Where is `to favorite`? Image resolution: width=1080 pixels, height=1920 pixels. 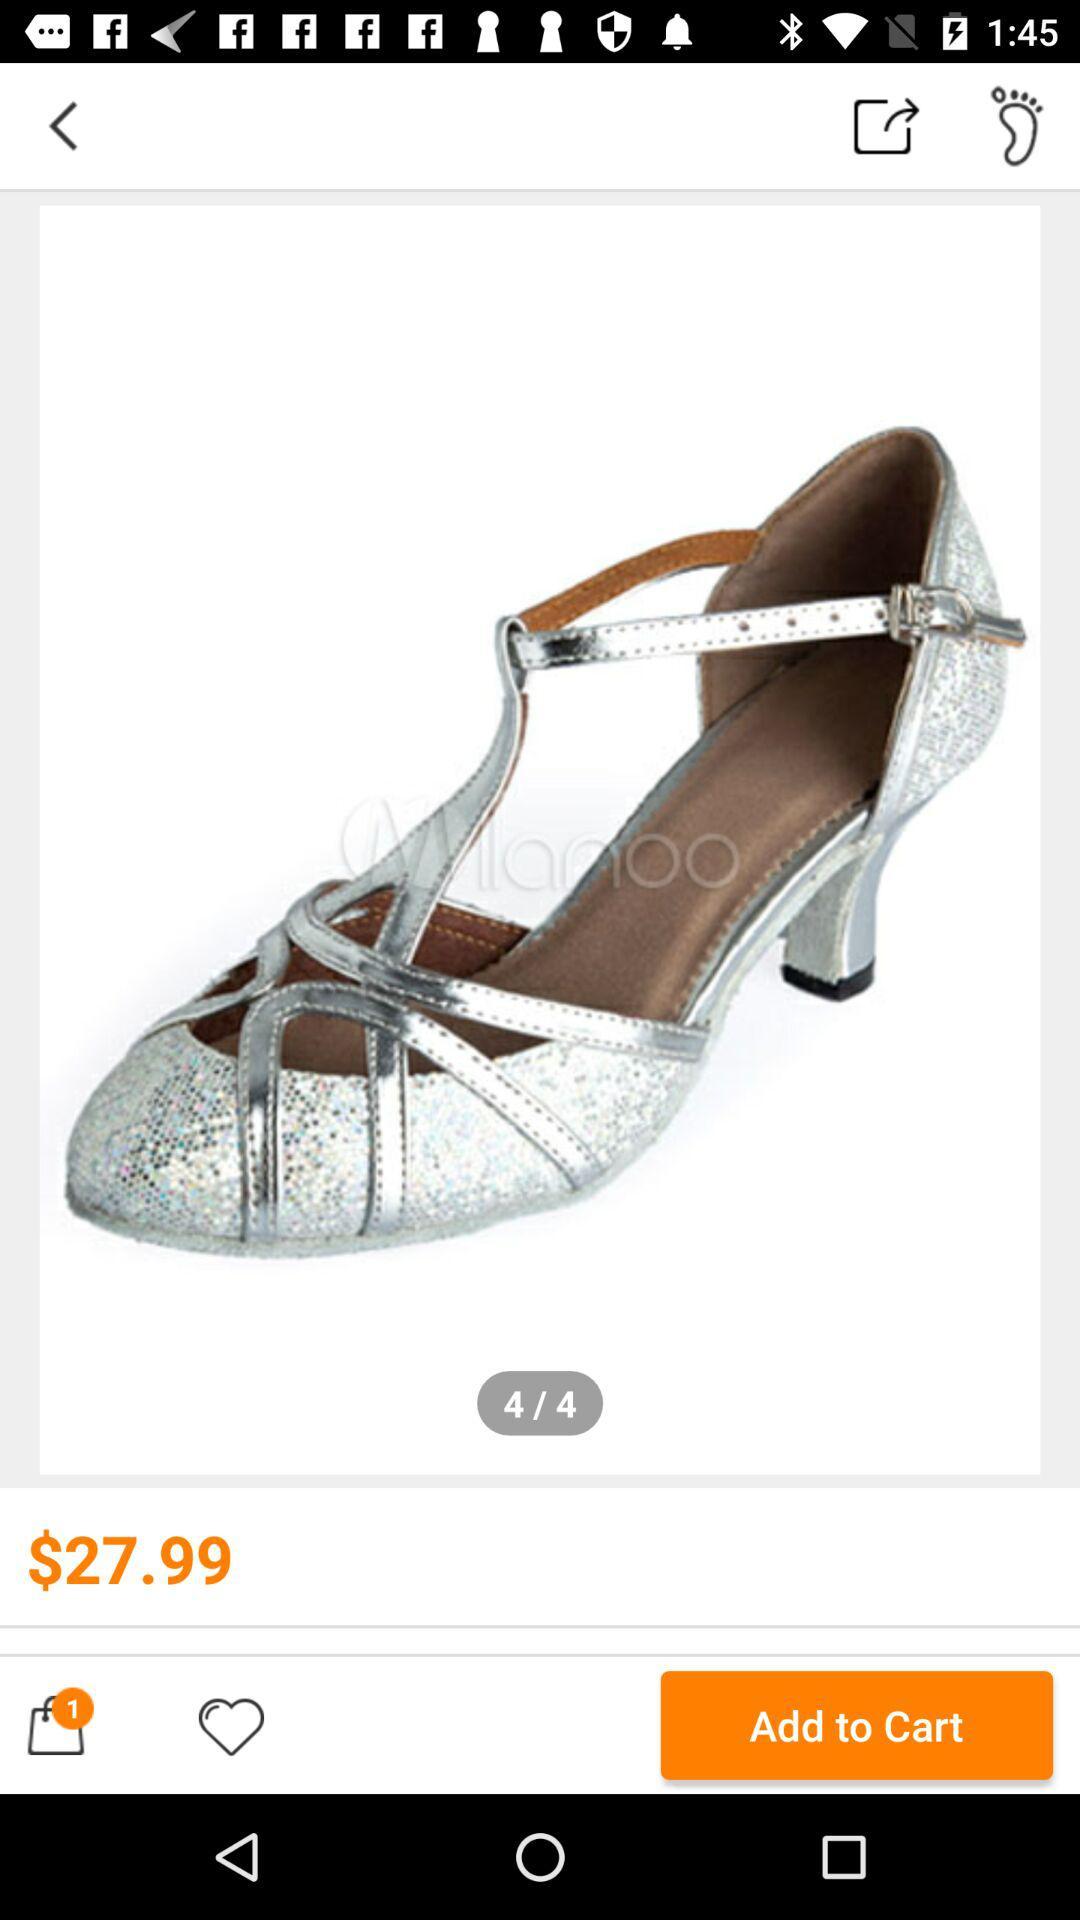 to favorite is located at coordinates (230, 1724).